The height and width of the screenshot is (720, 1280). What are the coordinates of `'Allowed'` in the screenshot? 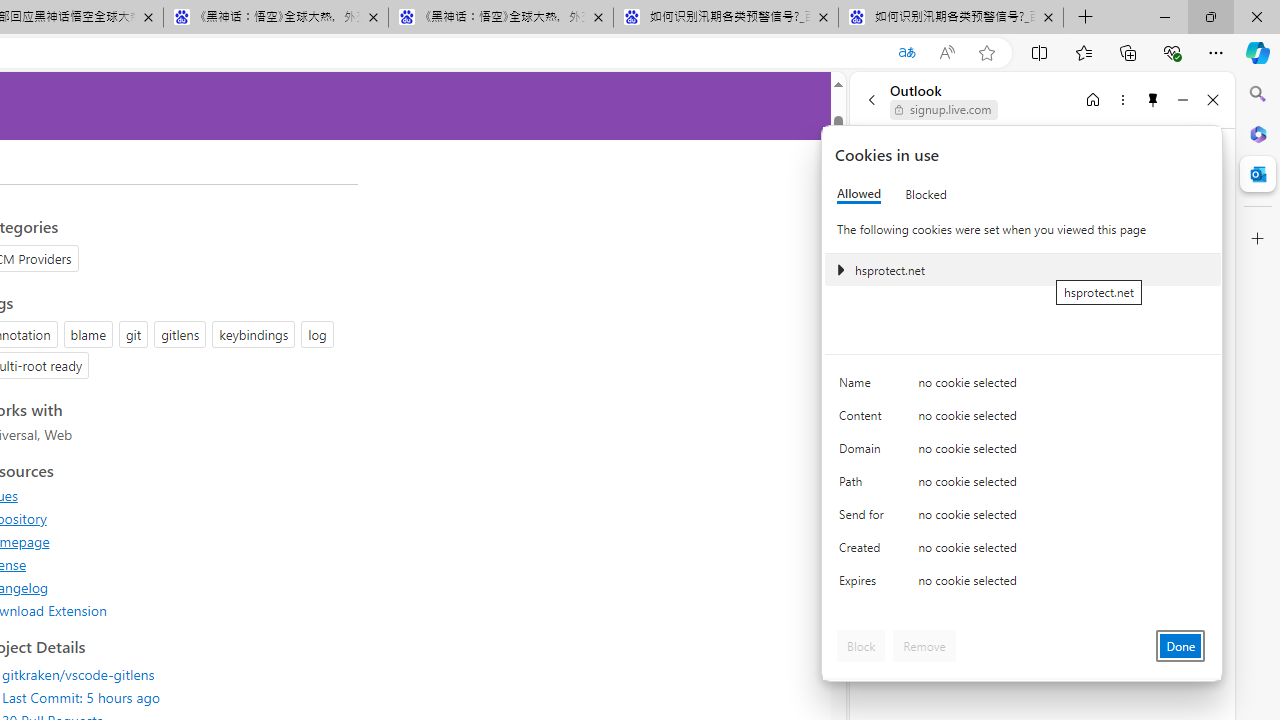 It's located at (859, 194).